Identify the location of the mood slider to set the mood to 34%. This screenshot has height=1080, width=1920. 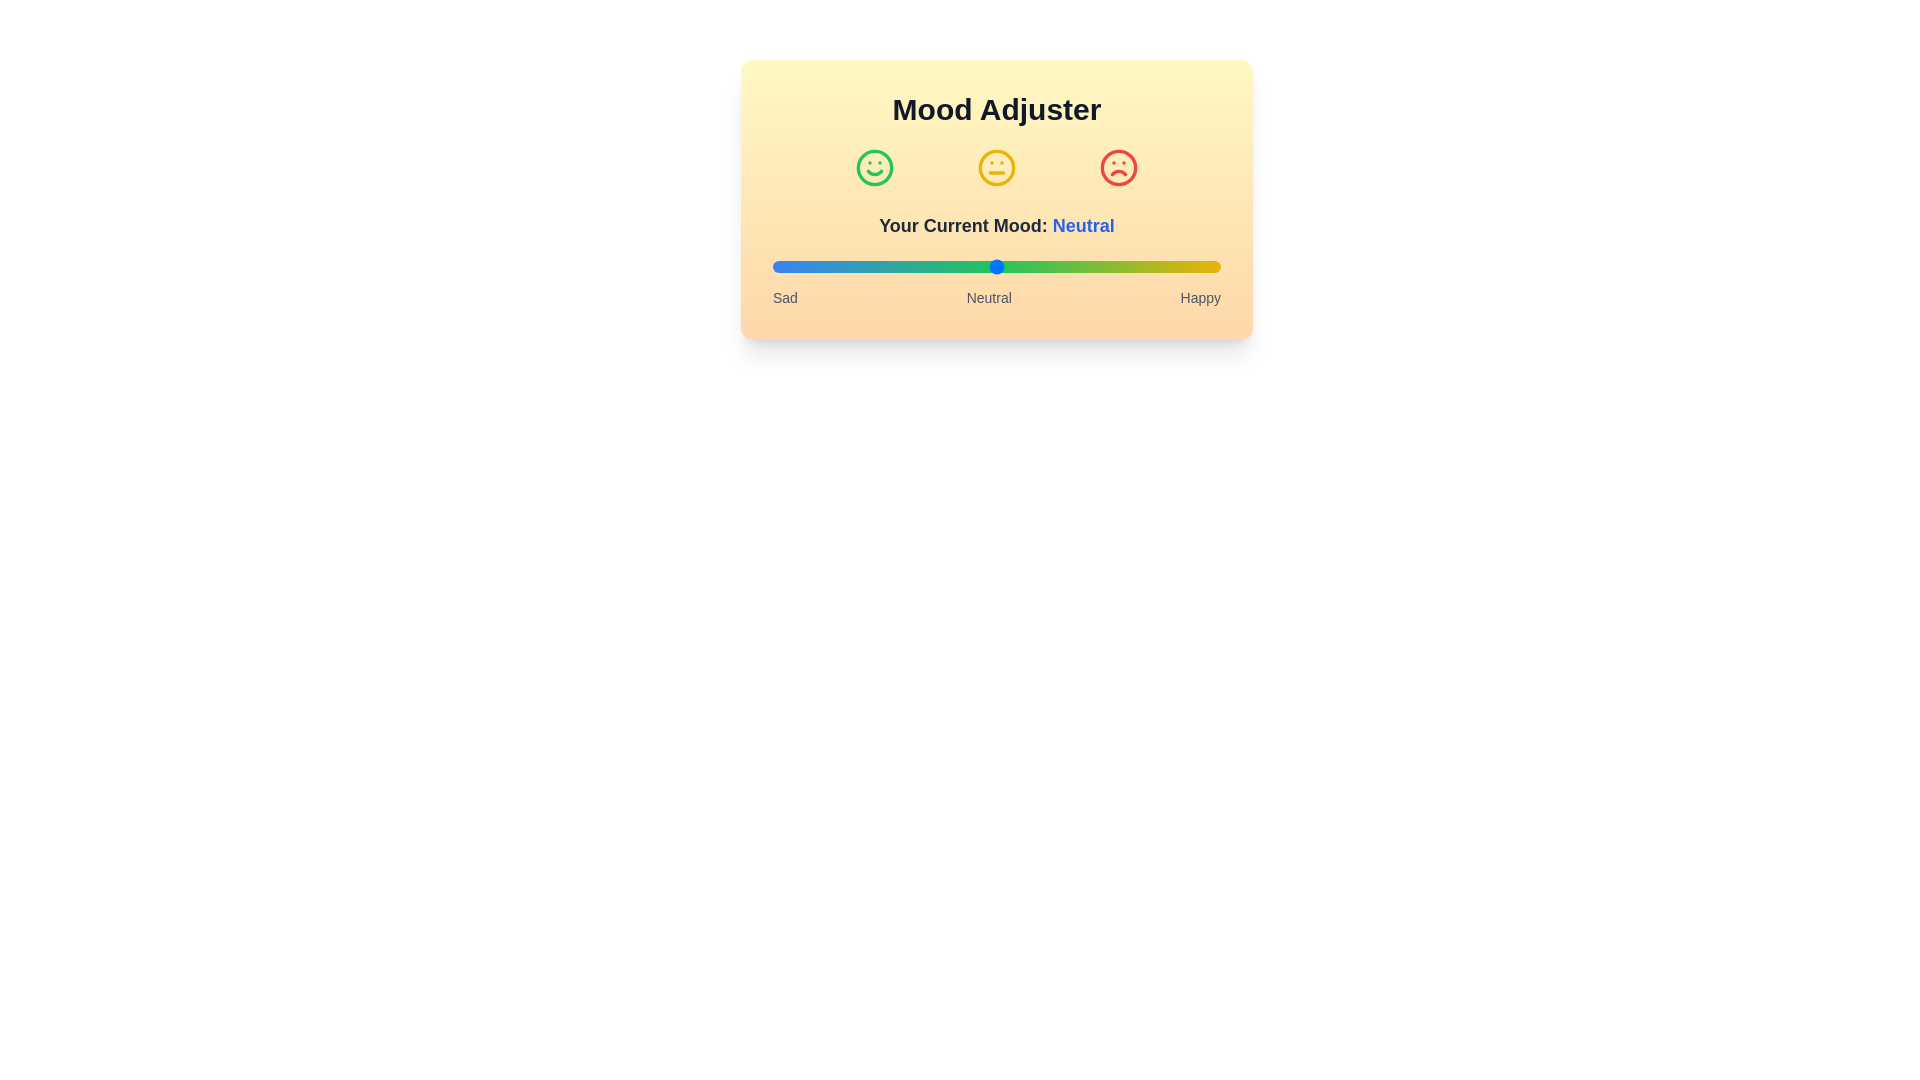
(924, 265).